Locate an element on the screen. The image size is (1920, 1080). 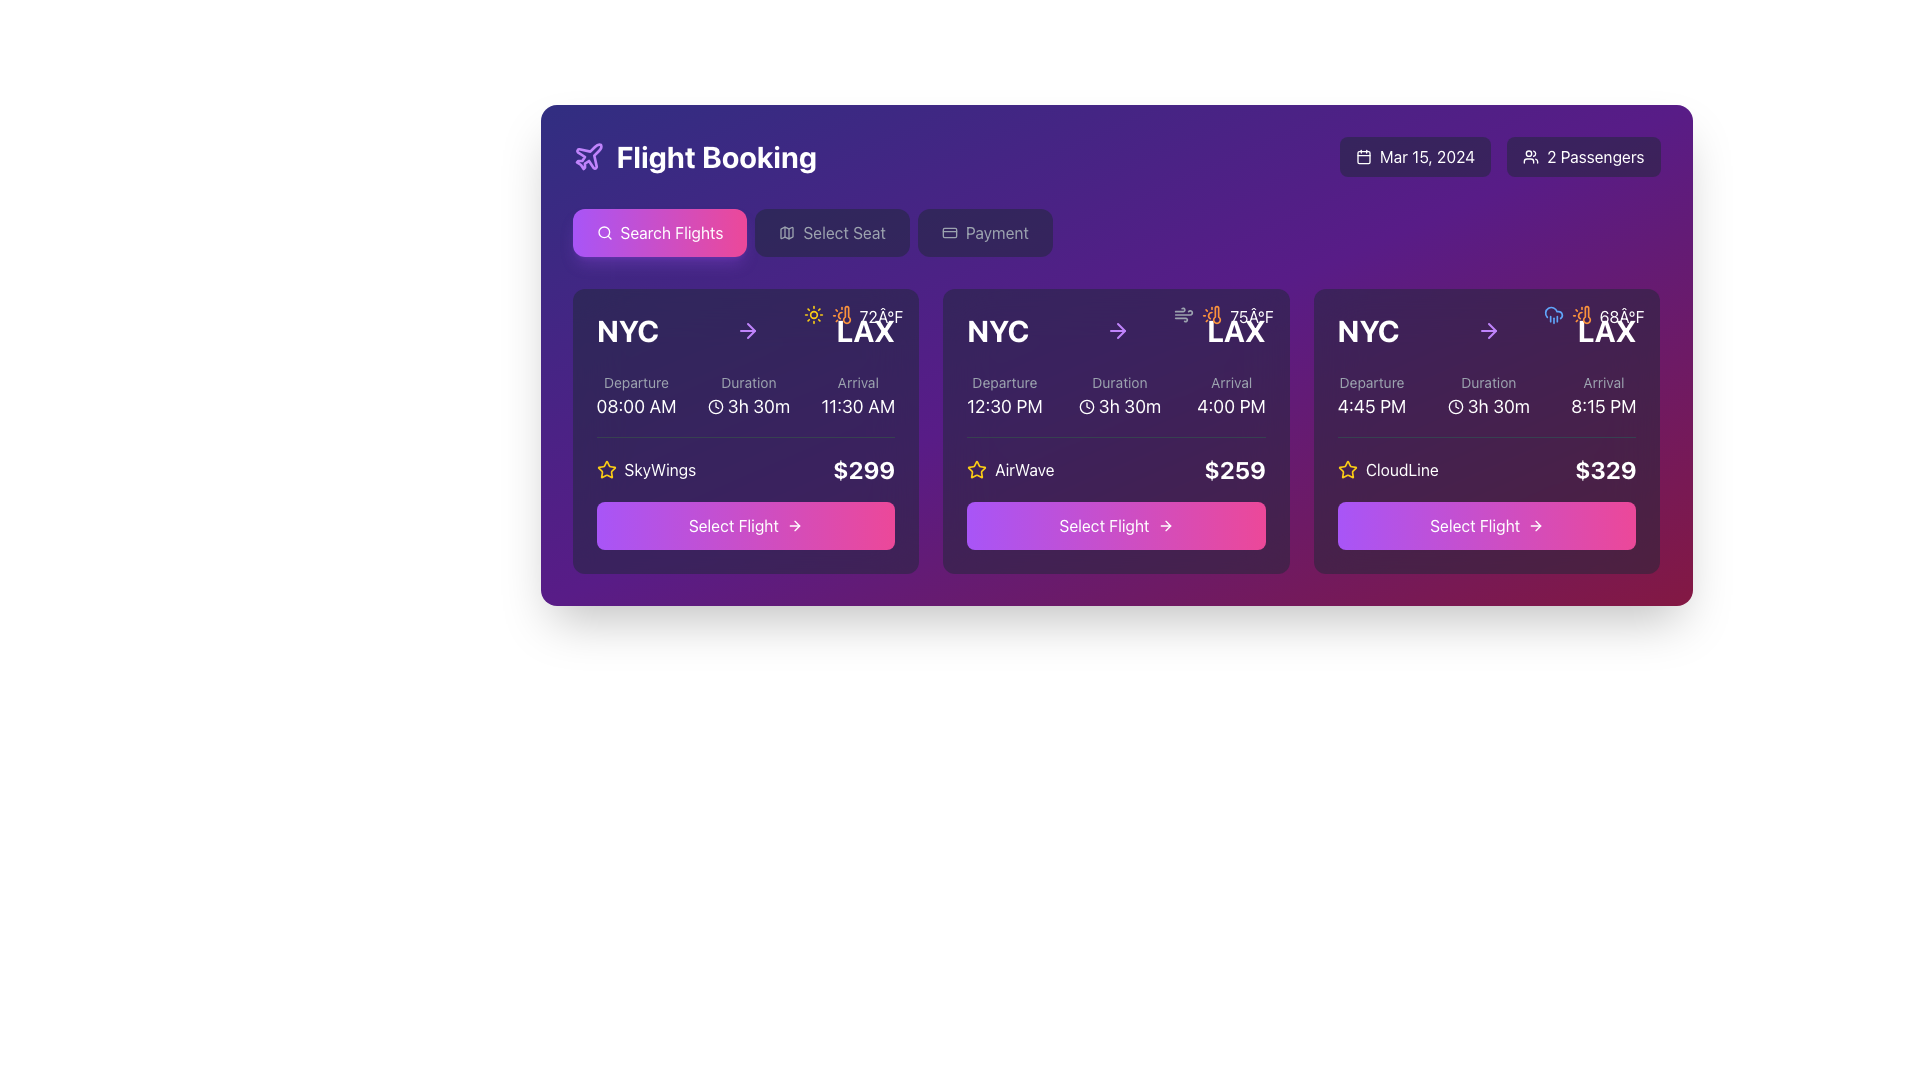
the clock icon, which is visually represented by a circular outline and internal lines indicating clock hands, located to the left of the duration label '3h 30m' is located at coordinates (1455, 406).